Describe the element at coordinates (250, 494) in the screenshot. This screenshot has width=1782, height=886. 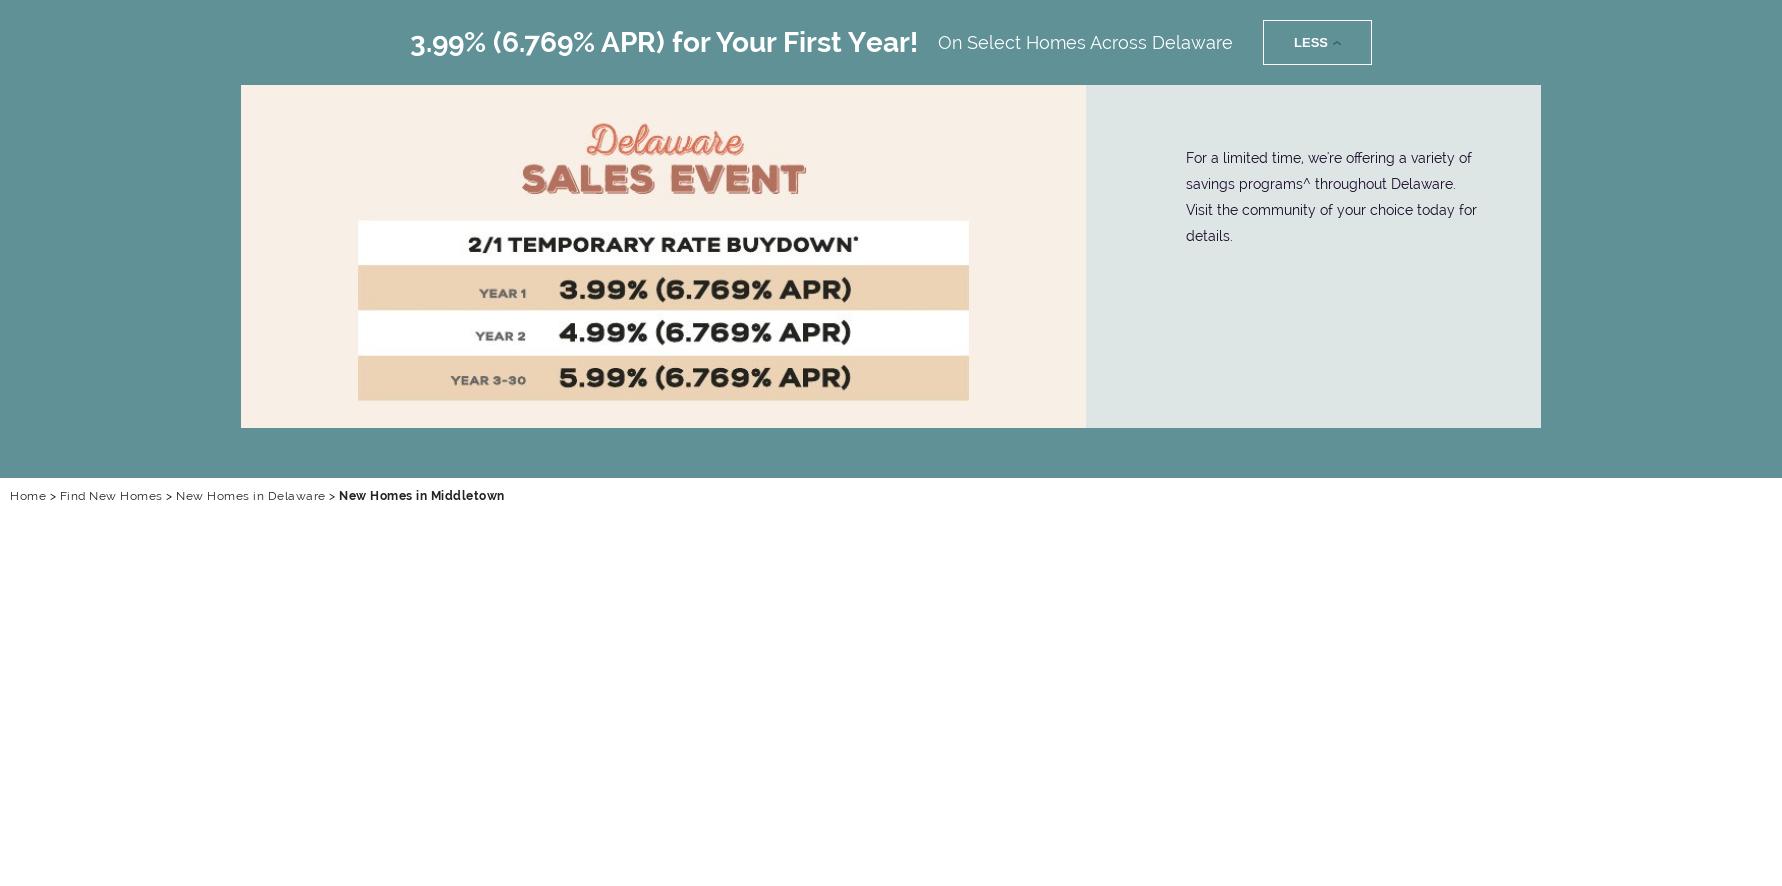
I see `'New Homes in Delaware'` at that location.